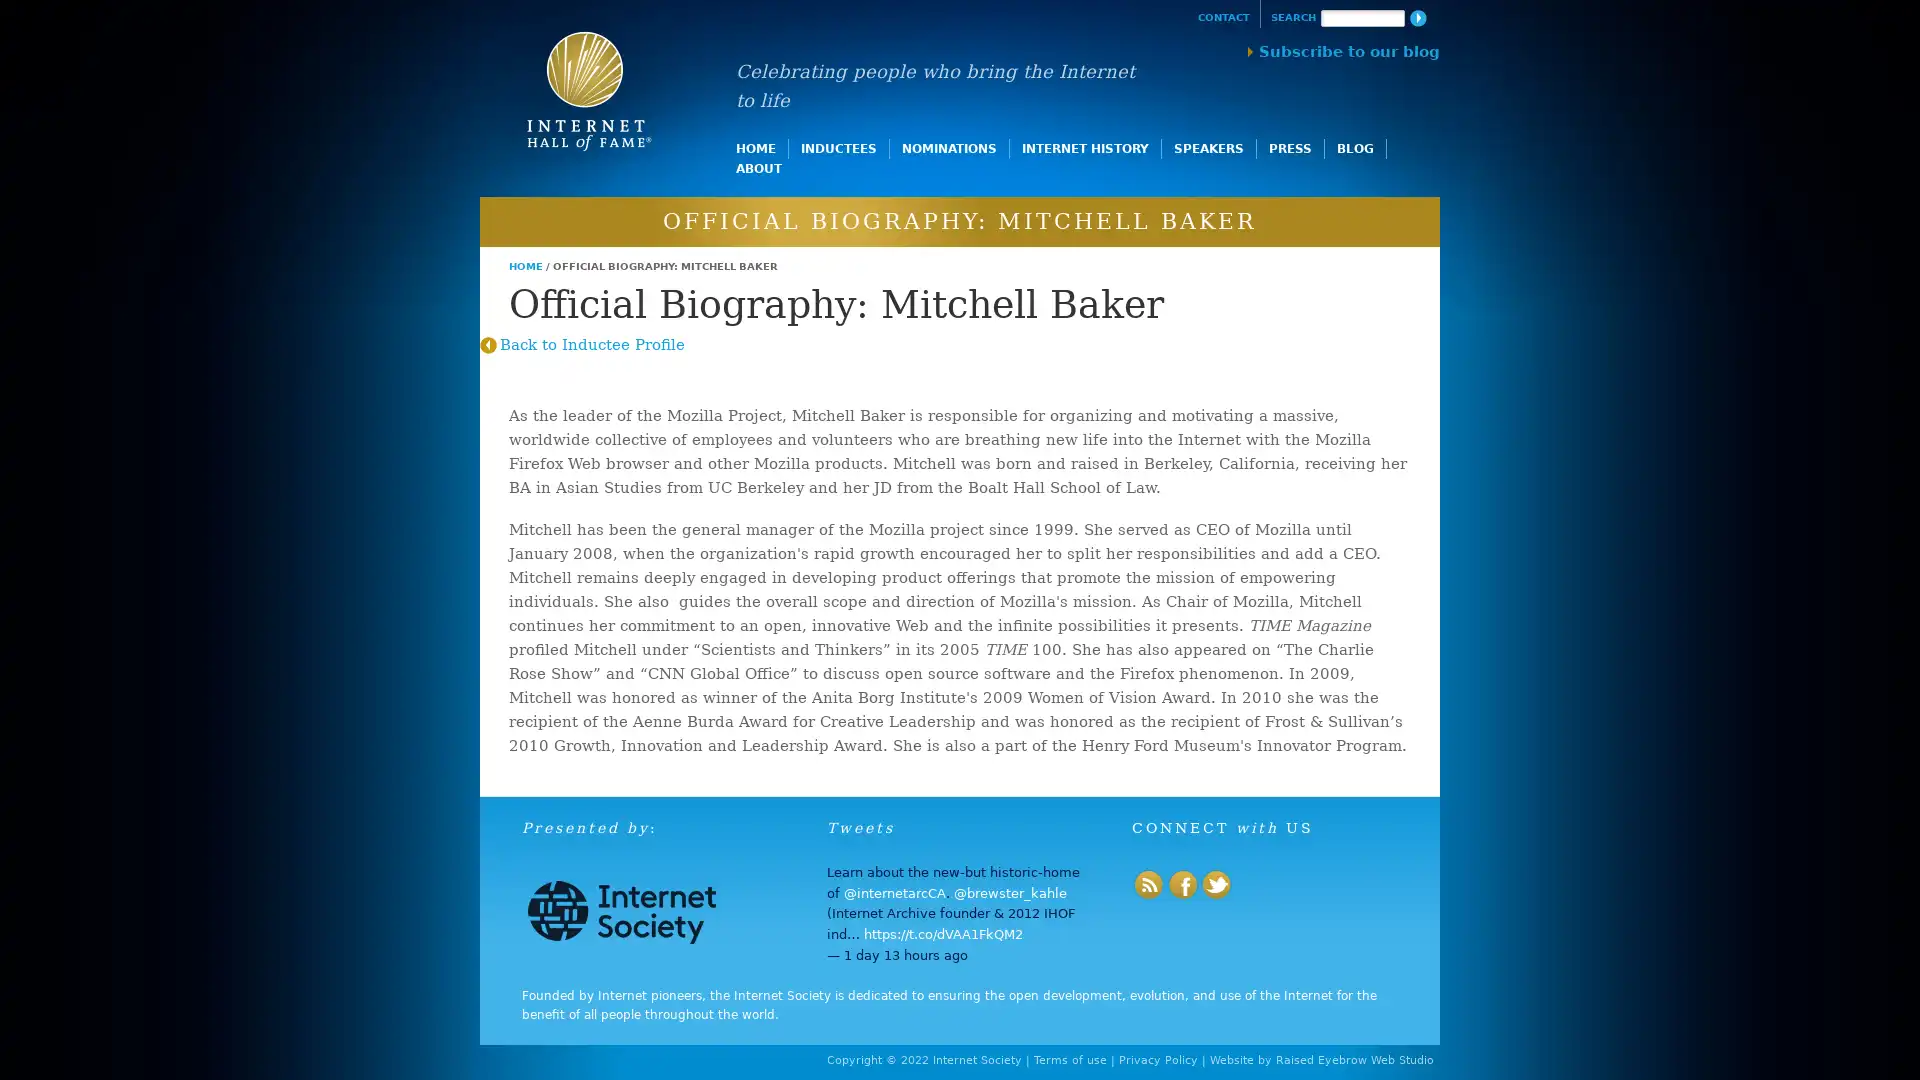 The image size is (1920, 1080). I want to click on Search, so click(1416, 18).